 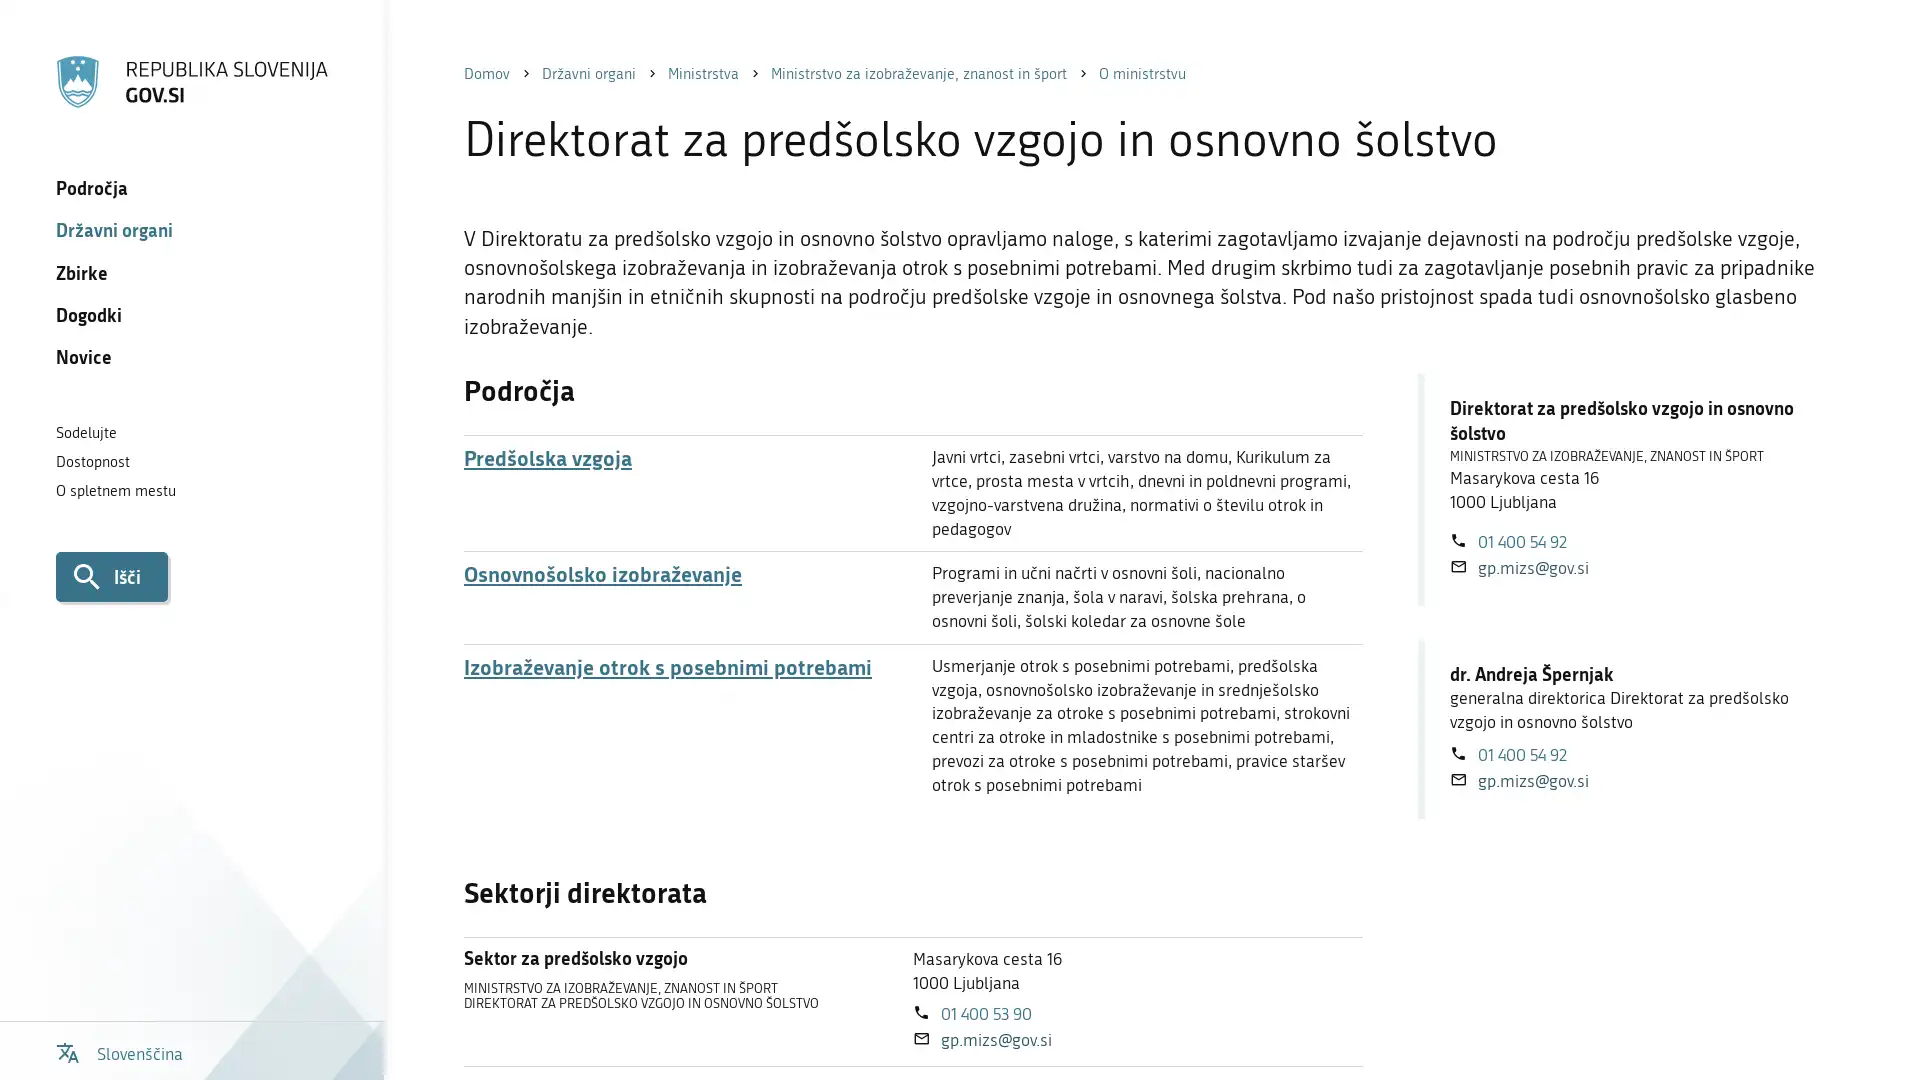 What do you see at coordinates (110, 575) in the screenshot?
I see `Iskalnik` at bounding box center [110, 575].